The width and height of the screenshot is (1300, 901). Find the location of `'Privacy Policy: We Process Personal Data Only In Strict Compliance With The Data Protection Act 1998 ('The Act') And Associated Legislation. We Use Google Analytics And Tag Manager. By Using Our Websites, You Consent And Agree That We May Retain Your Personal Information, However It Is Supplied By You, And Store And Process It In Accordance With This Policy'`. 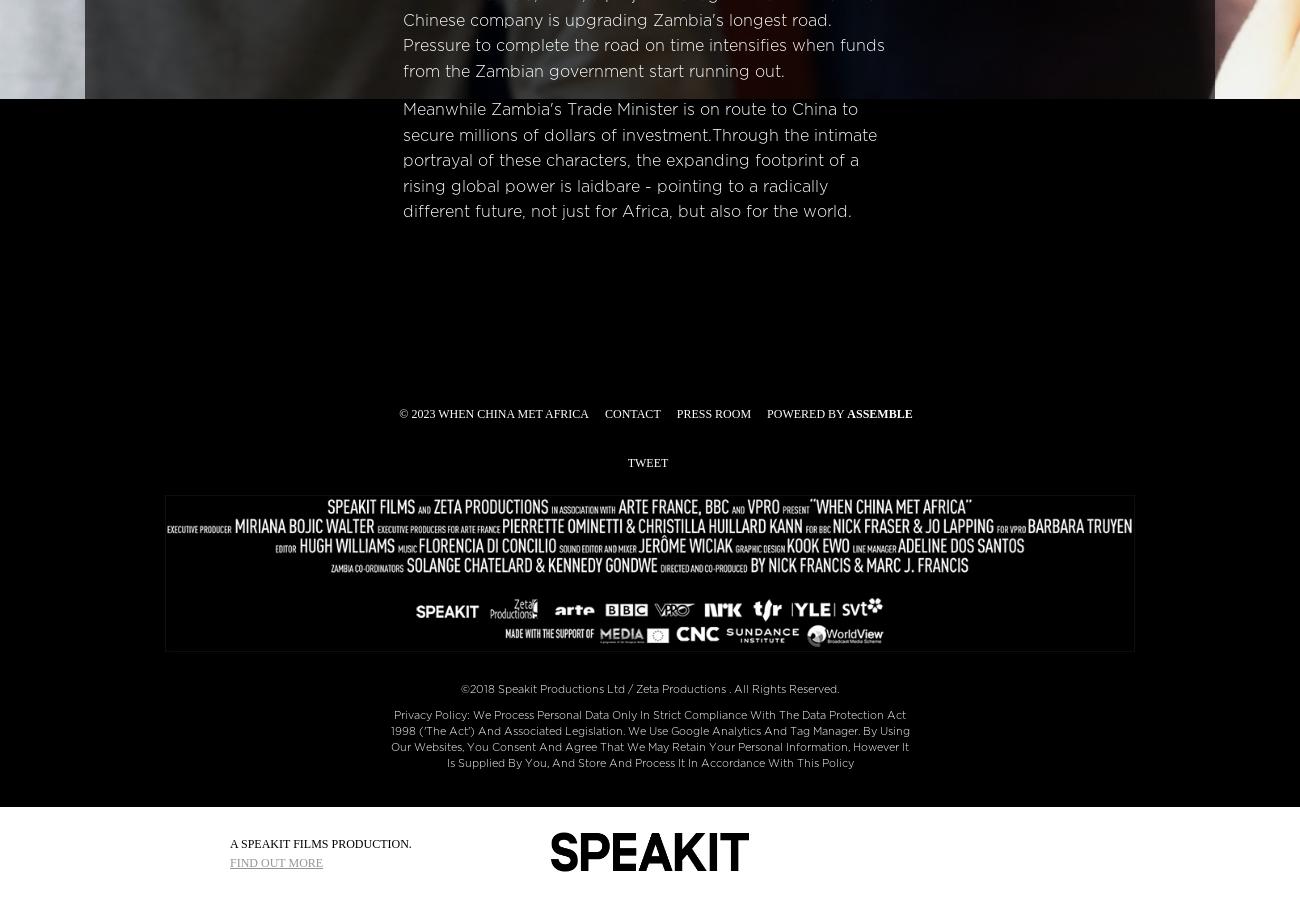

'Privacy Policy: We Process Personal Data Only In Strict Compliance With The Data Protection Act 1998 ('The Act') And Associated Legislation. We Use Google Analytics And Tag Manager. By Using Our Websites, You Consent And Agree That We May Retain Your Personal Information, However It Is Supplied By You, And Store And Process It In Accordance With This Policy' is located at coordinates (649, 737).